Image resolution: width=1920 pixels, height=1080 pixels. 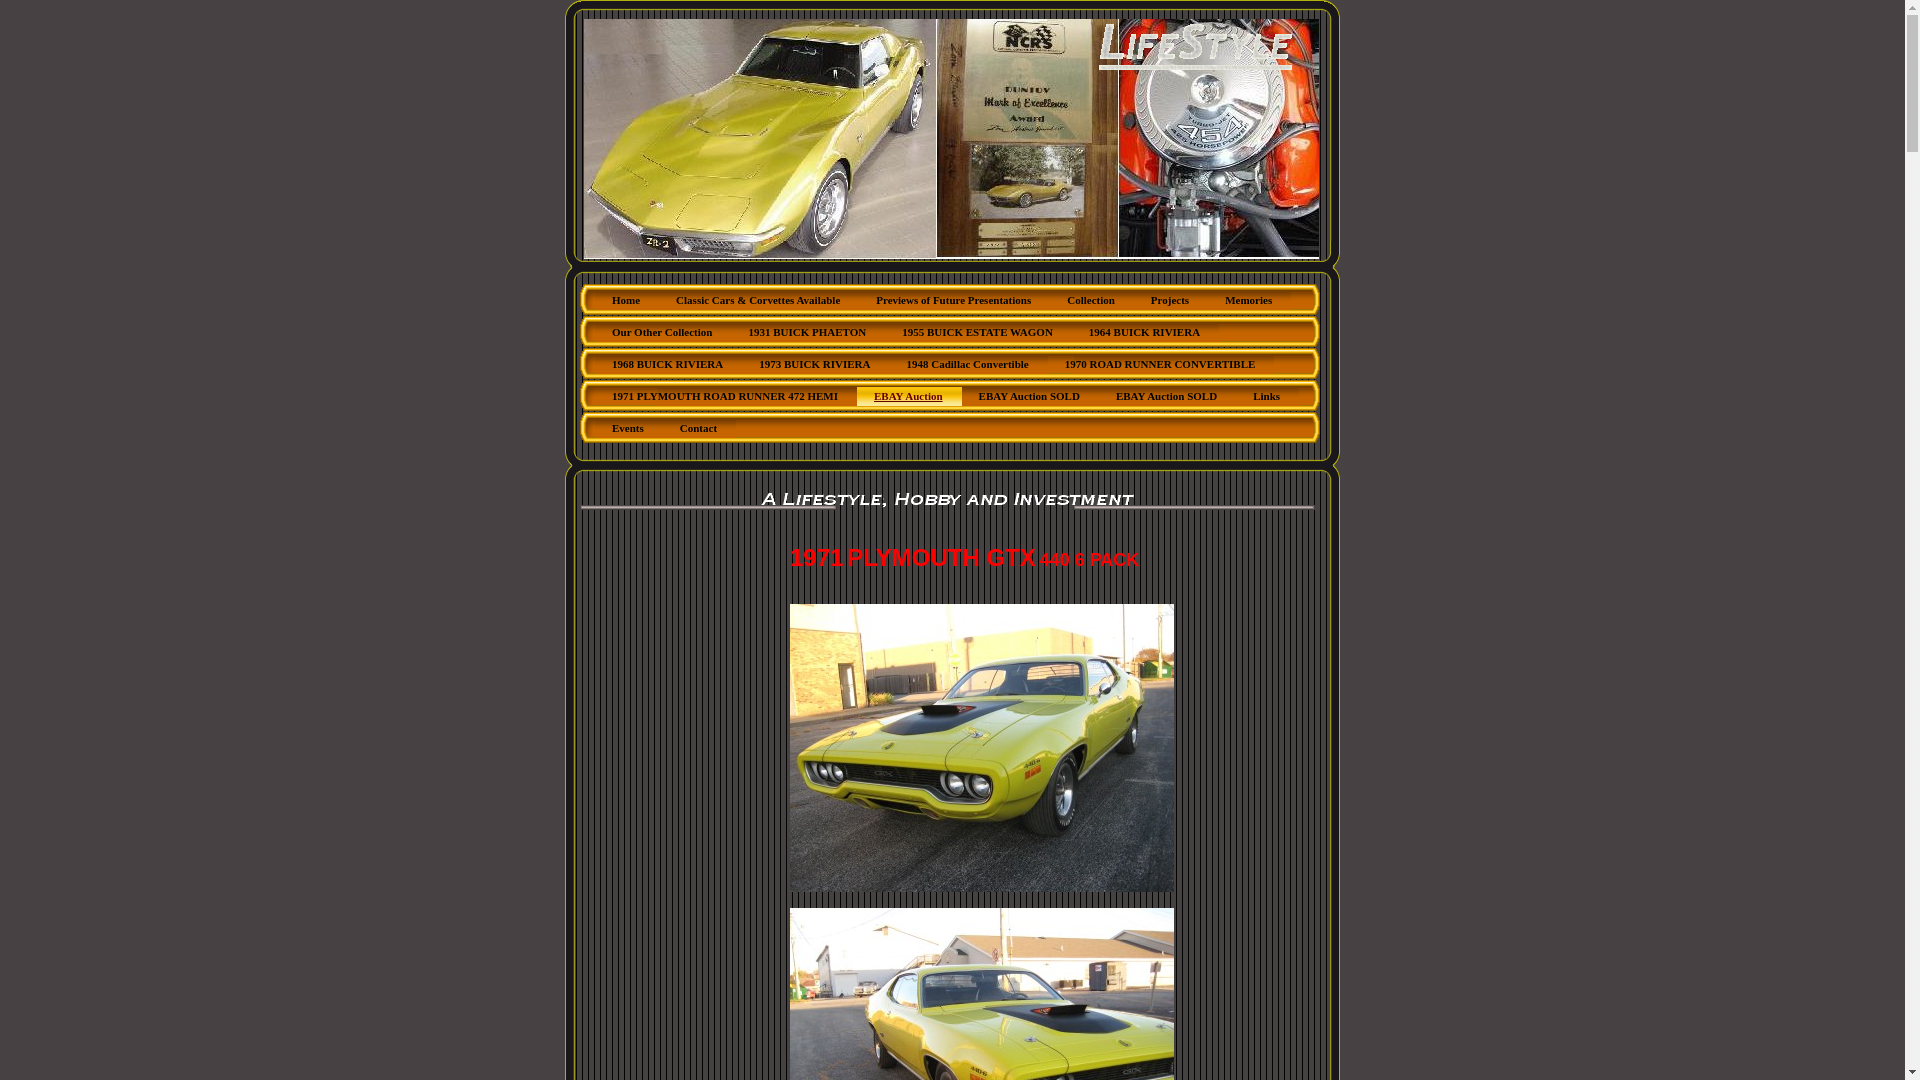 I want to click on 'Projects', so click(x=1171, y=301).